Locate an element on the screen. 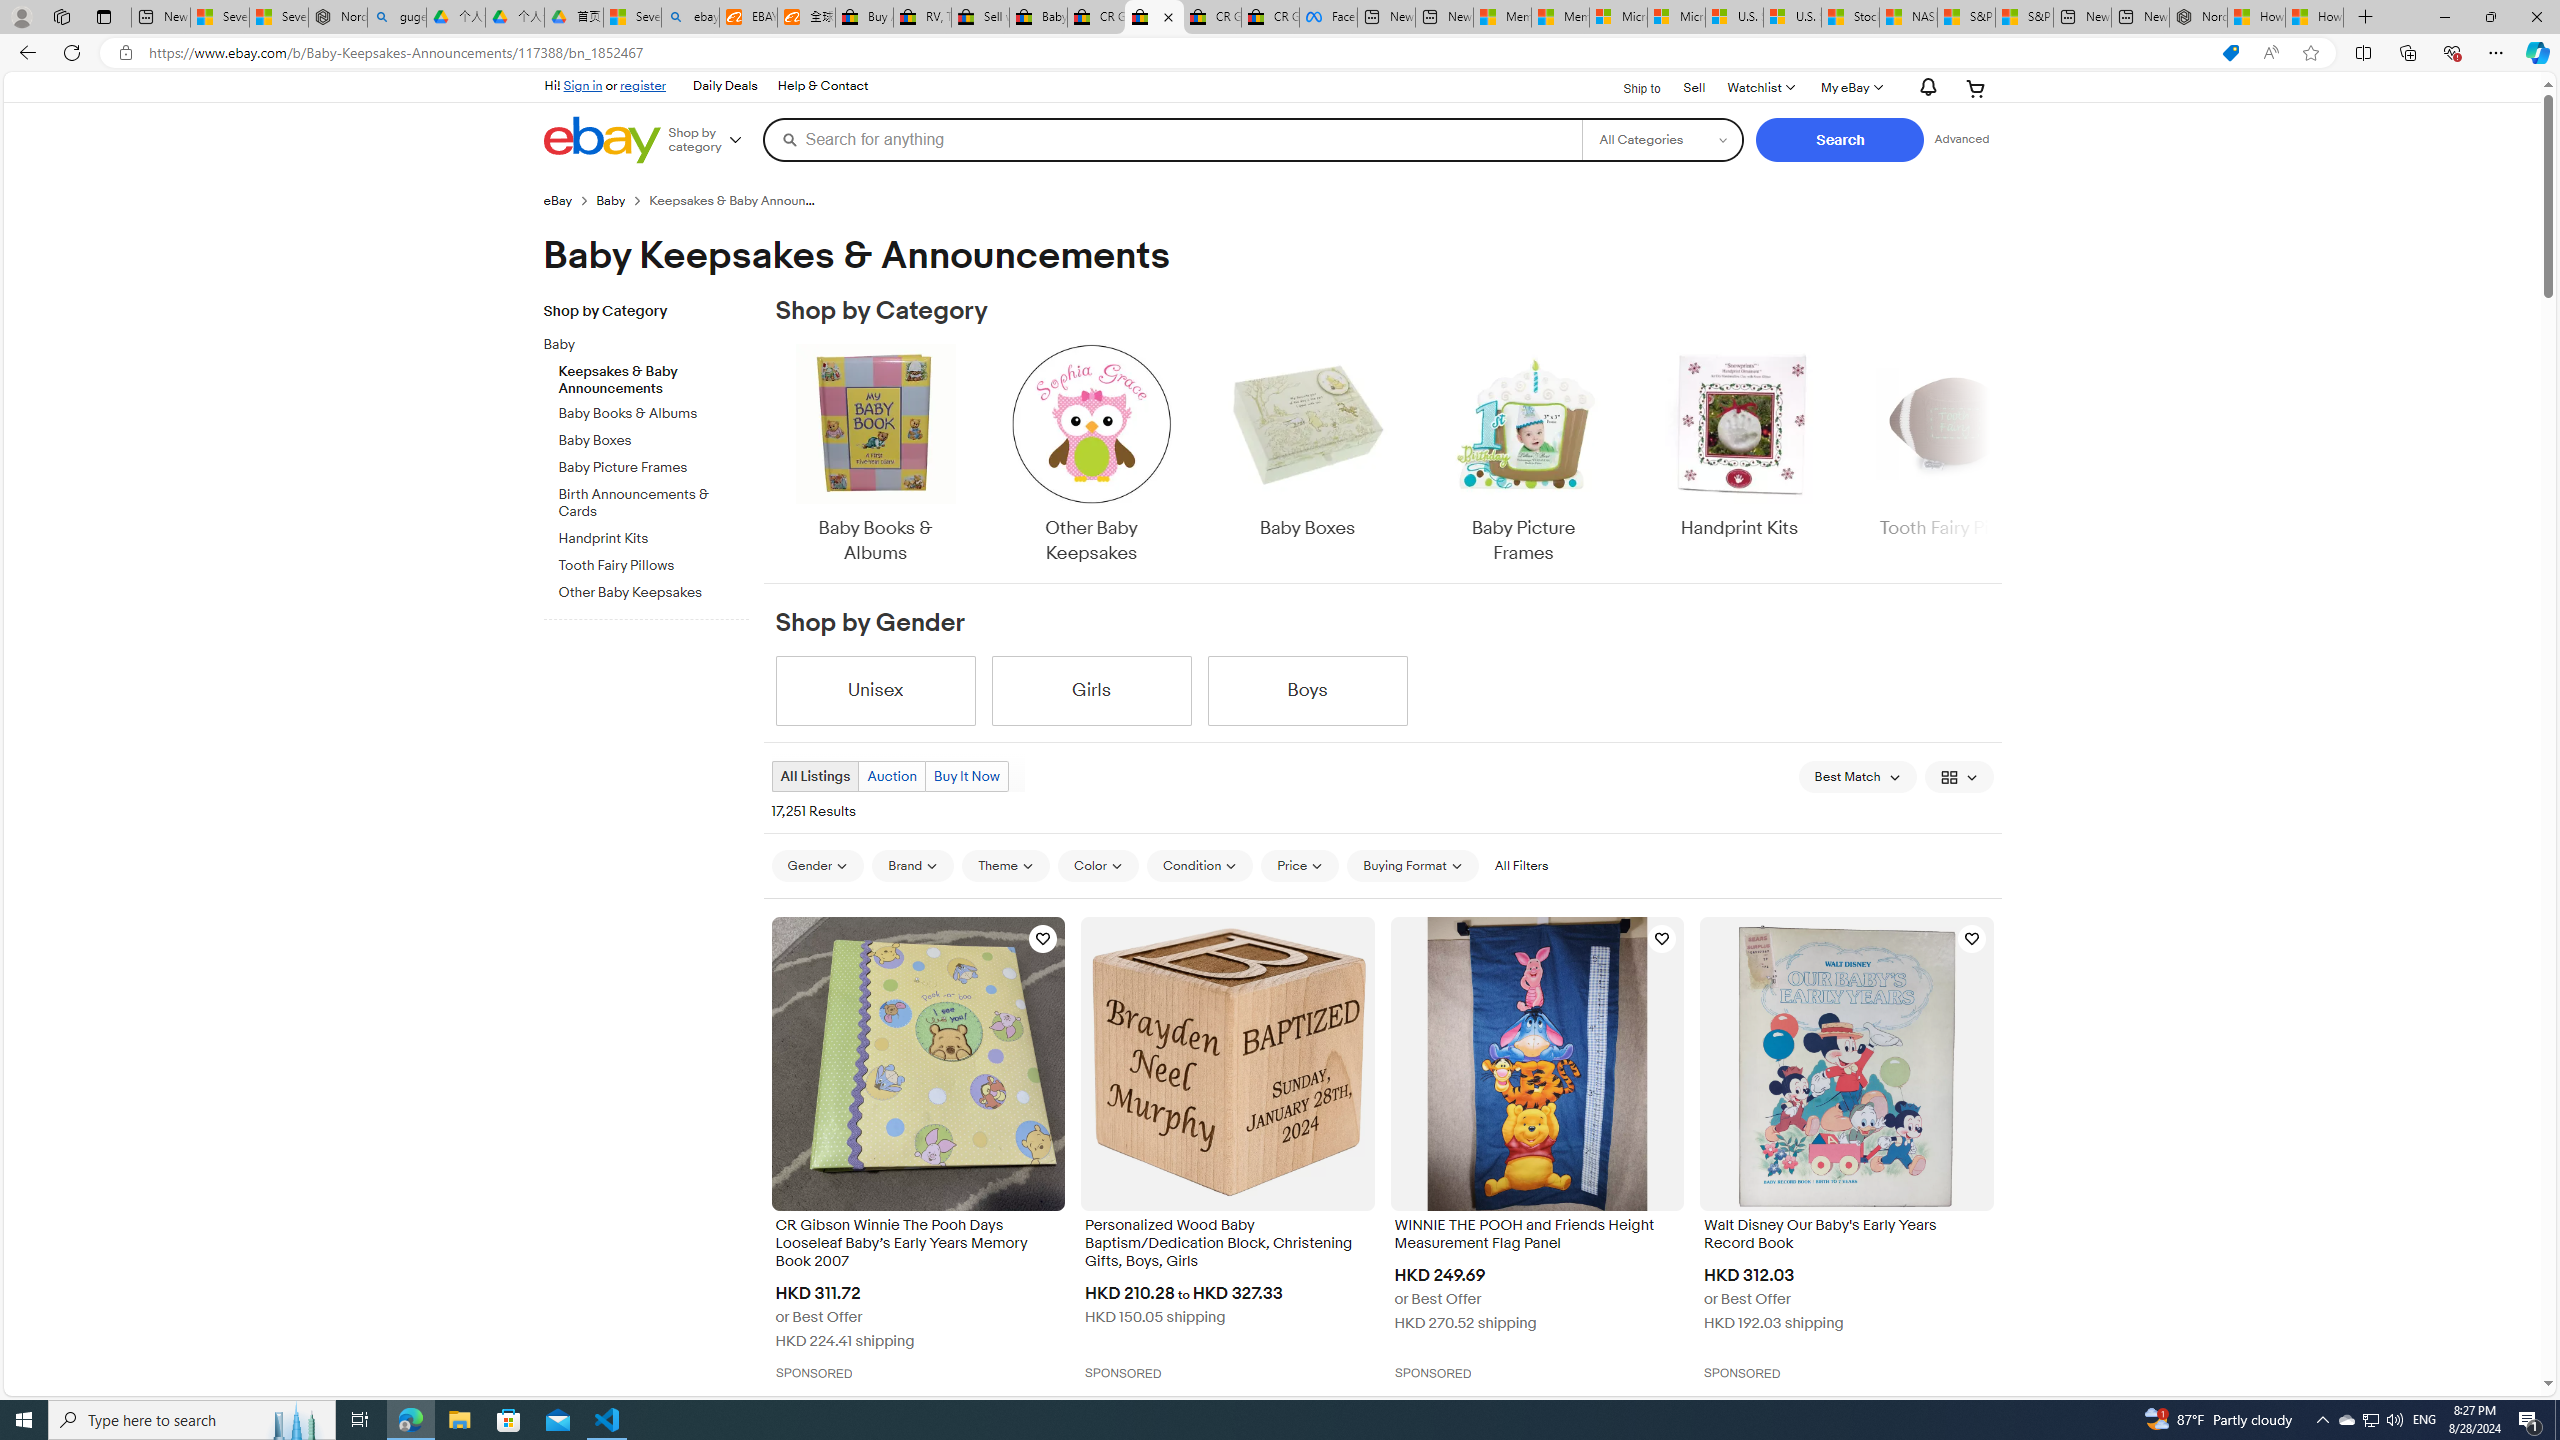  'Girls' is located at coordinates (1091, 690).